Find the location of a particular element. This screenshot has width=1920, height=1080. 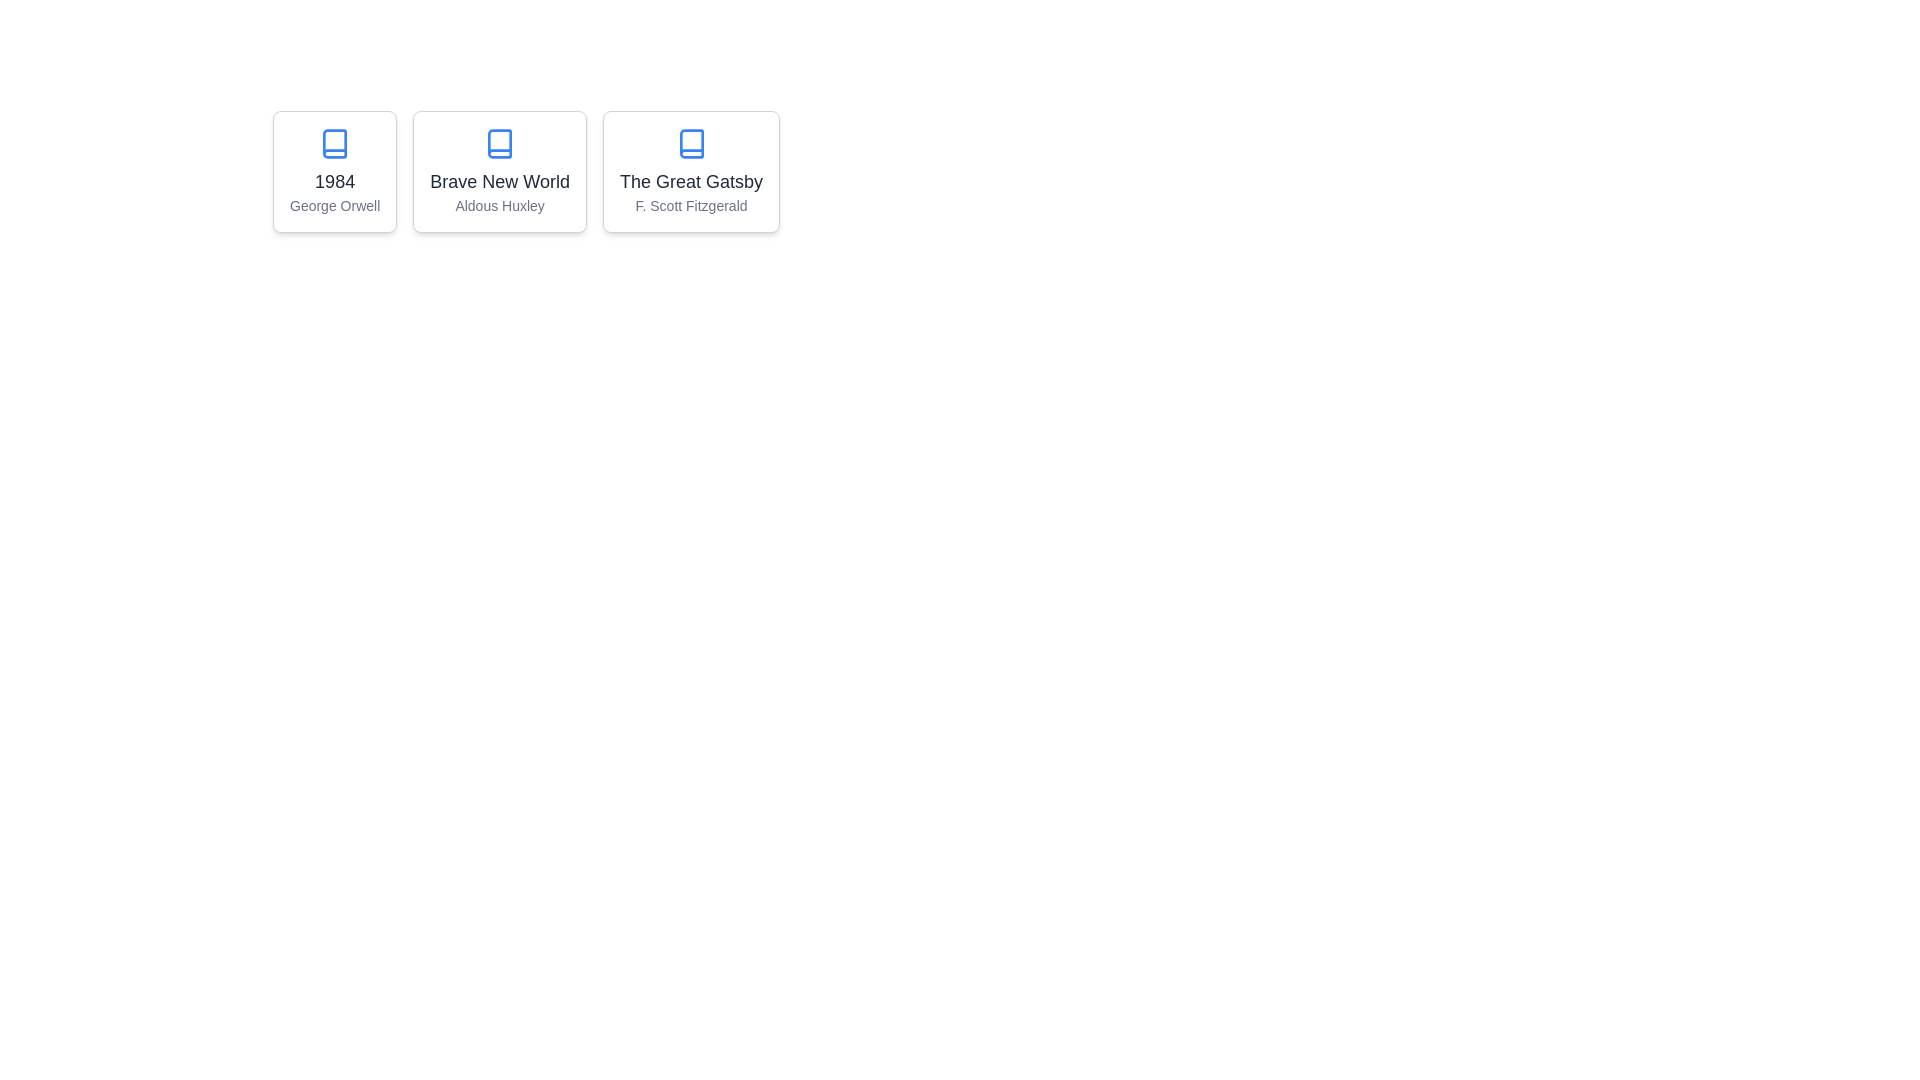

the text label that reads 'The Great Gatsby', which is styled in a large font size, medium weight, and dark gray color, located within a card displaying the book's details is located at coordinates (691, 181).